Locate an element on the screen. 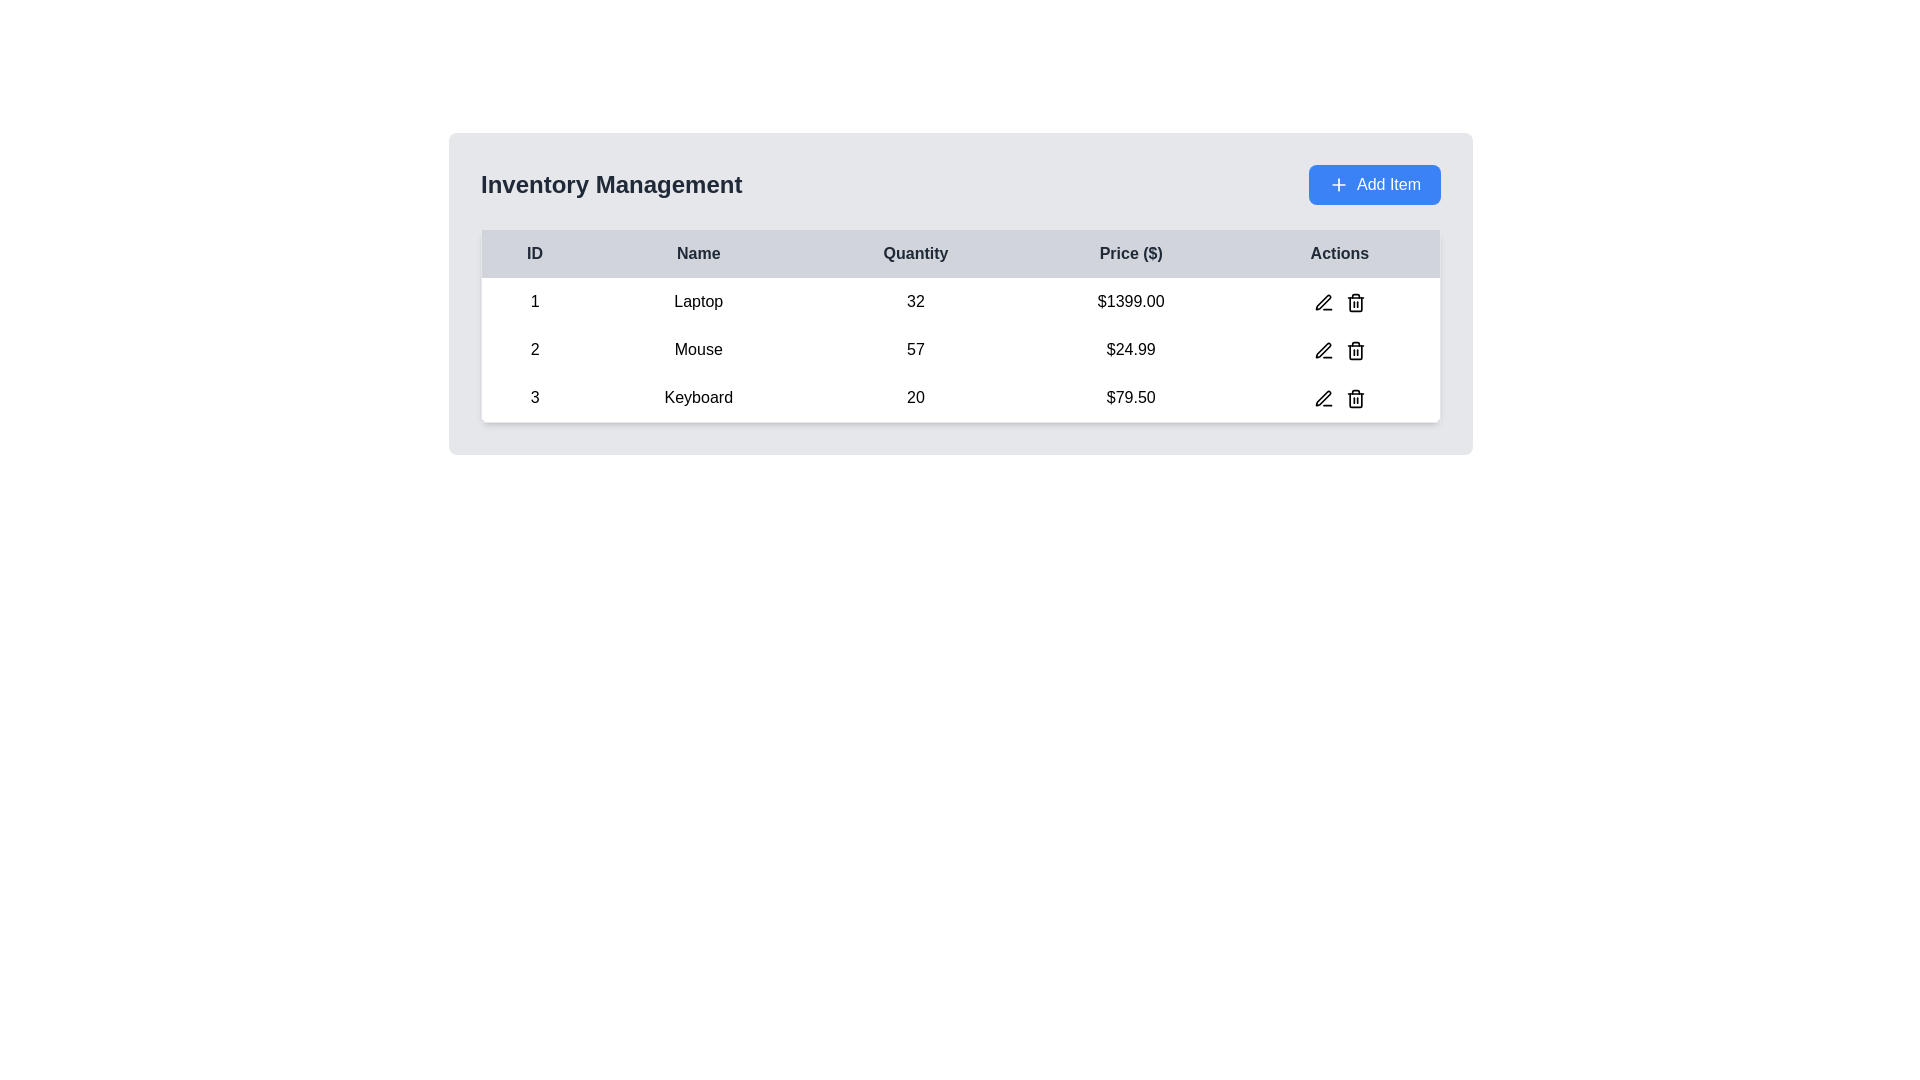 Image resolution: width=1920 pixels, height=1080 pixels. the Table Header Cell labeled 'ID', which is styled in bold with a dark color and has a light gray background, located in the first column of the table's header row is located at coordinates (534, 252).